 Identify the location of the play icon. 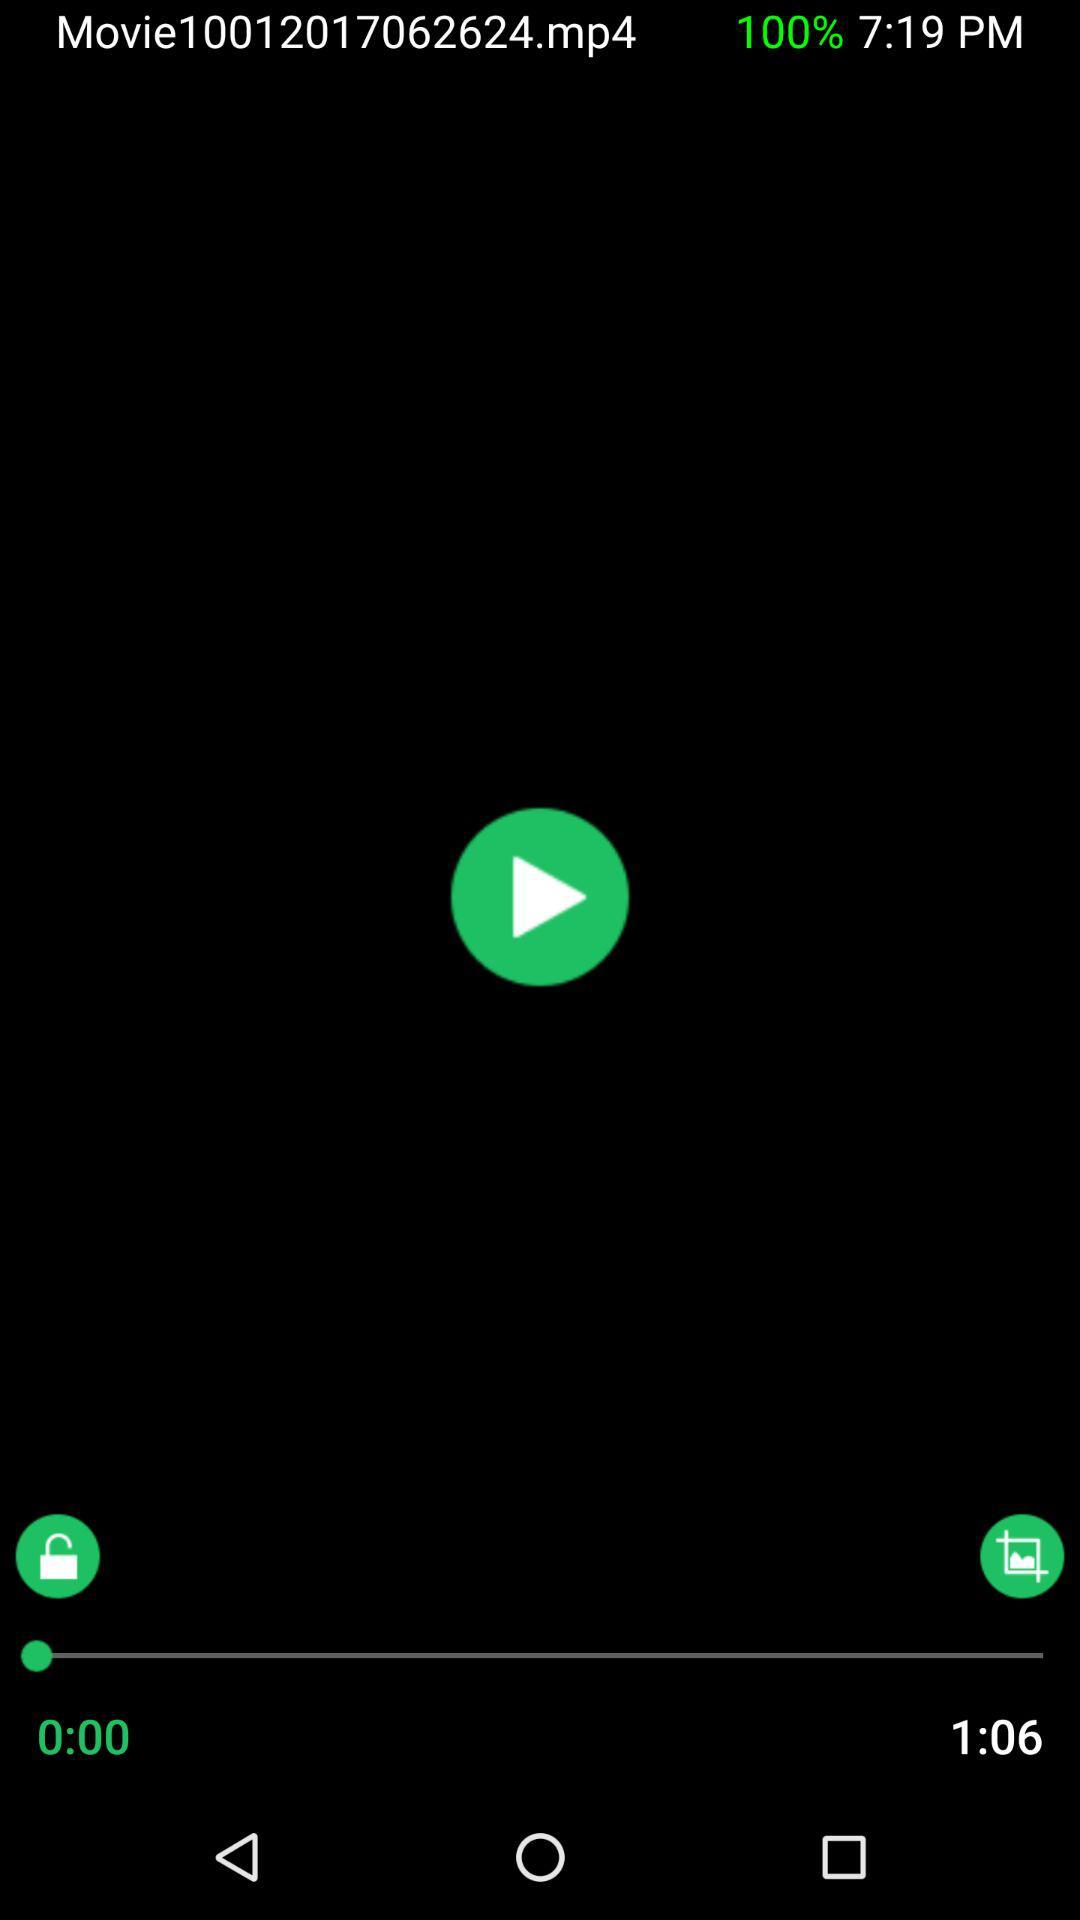
(540, 960).